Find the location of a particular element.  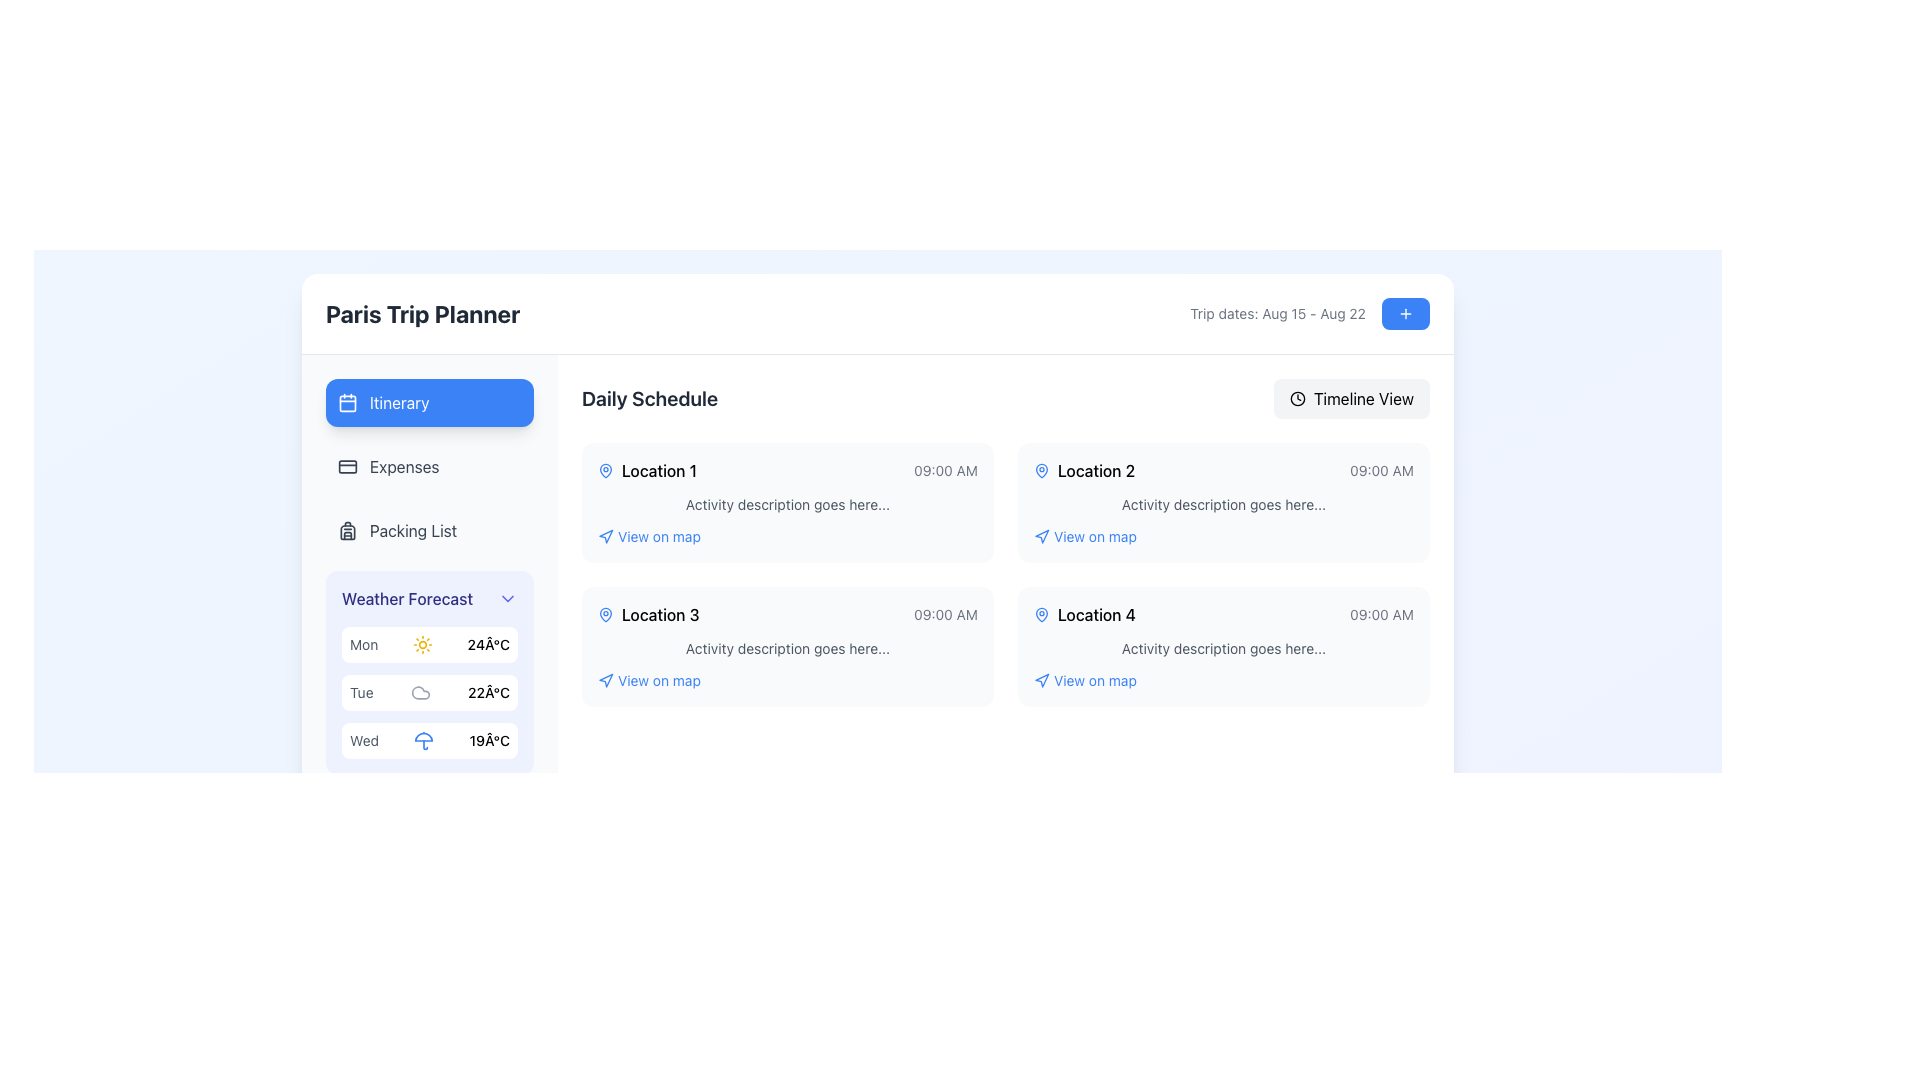

the top card in the second column of the 'Daily Schedule' section is located at coordinates (1223, 501).